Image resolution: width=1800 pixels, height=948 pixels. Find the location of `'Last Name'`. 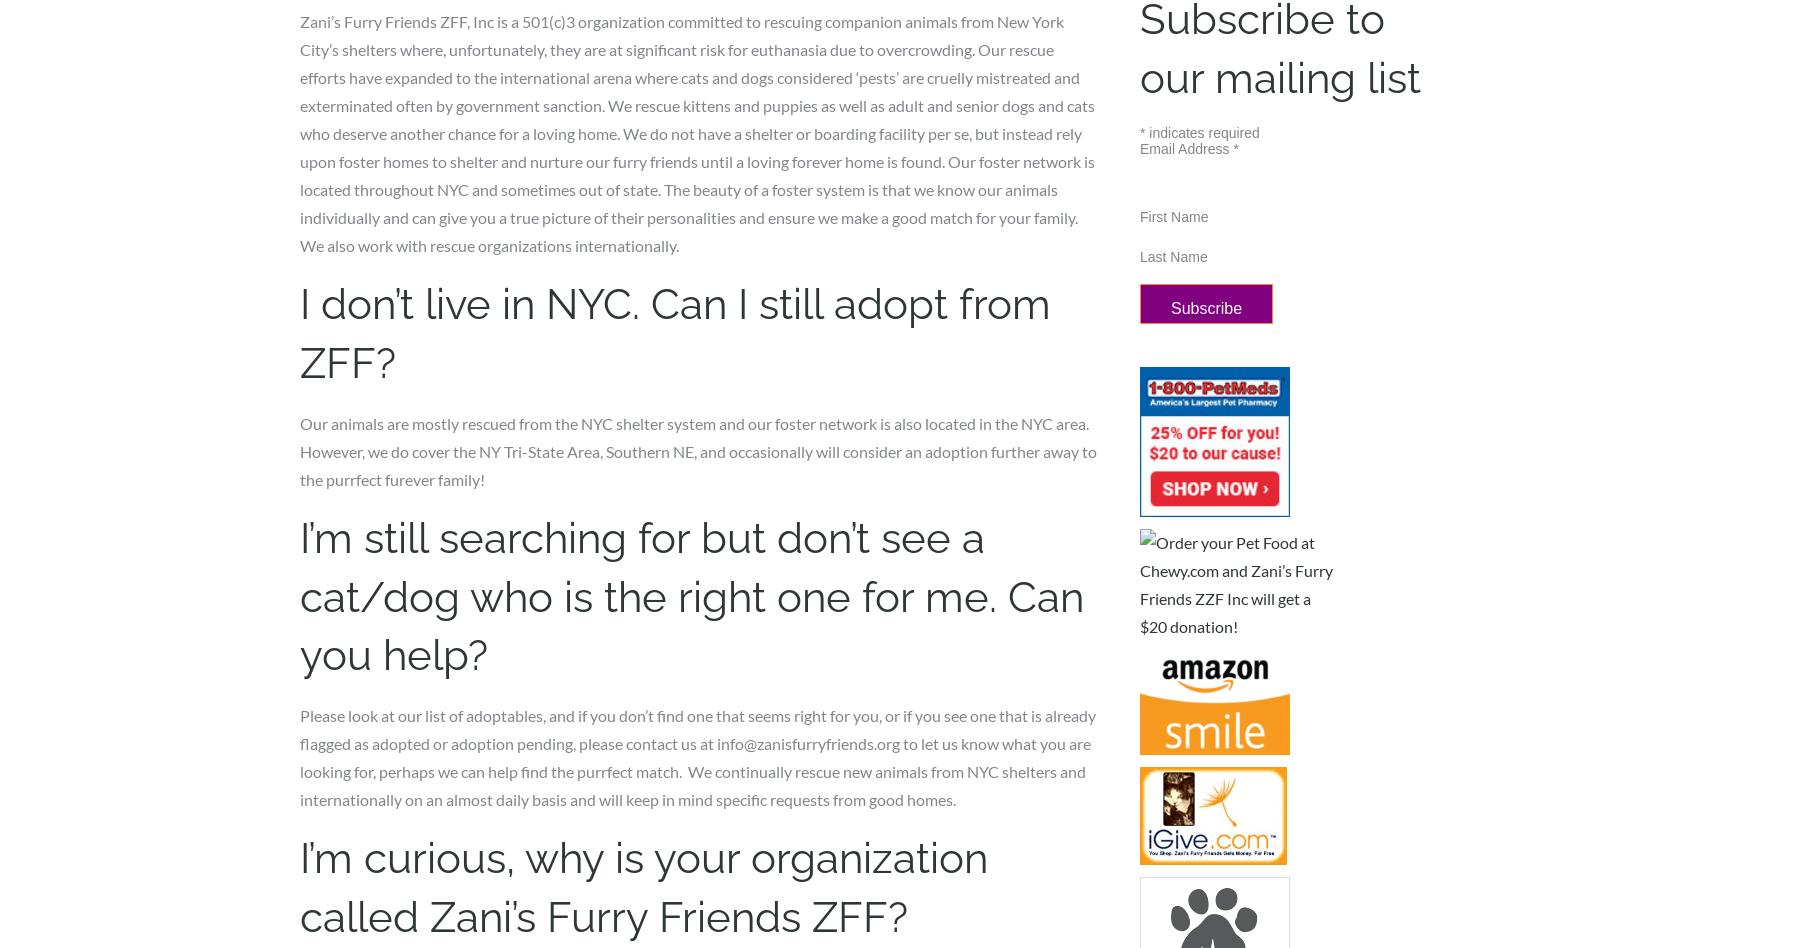

'Last Name' is located at coordinates (1174, 255).